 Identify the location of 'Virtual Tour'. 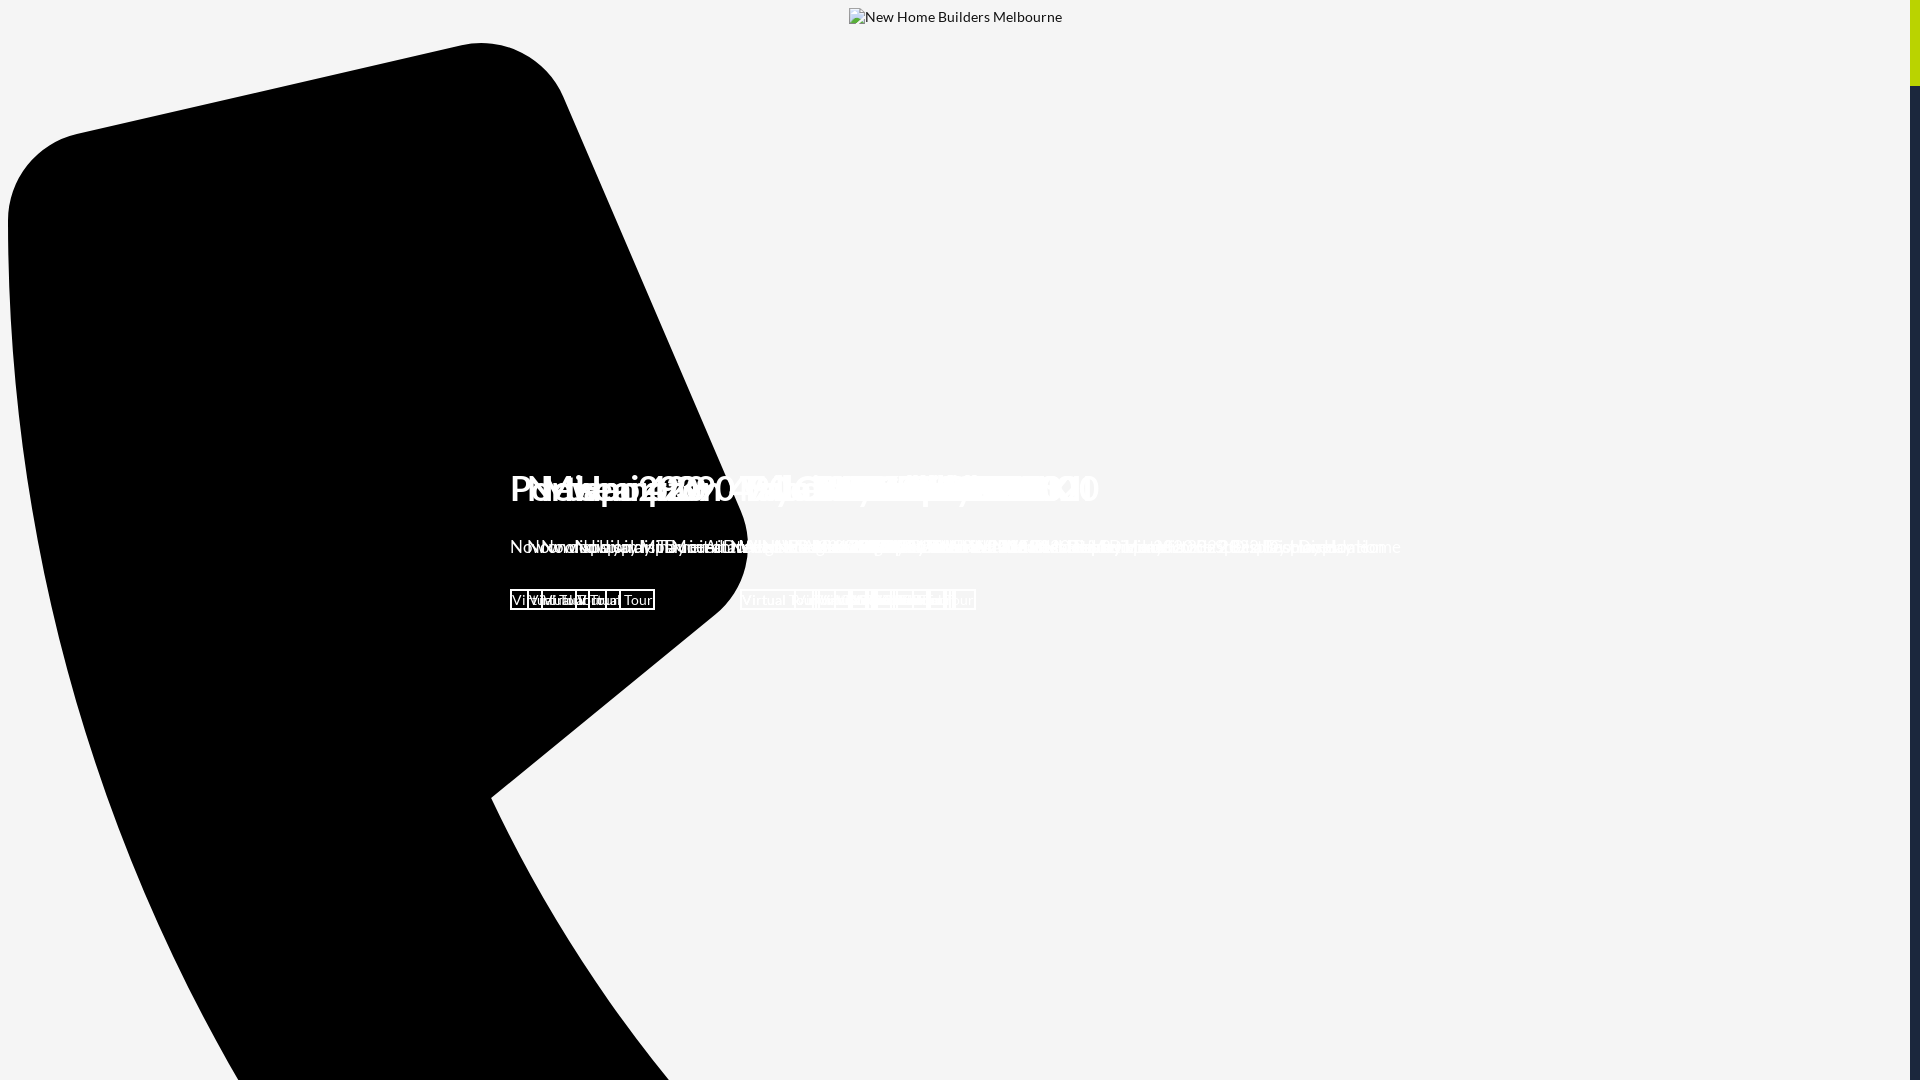
(873, 598).